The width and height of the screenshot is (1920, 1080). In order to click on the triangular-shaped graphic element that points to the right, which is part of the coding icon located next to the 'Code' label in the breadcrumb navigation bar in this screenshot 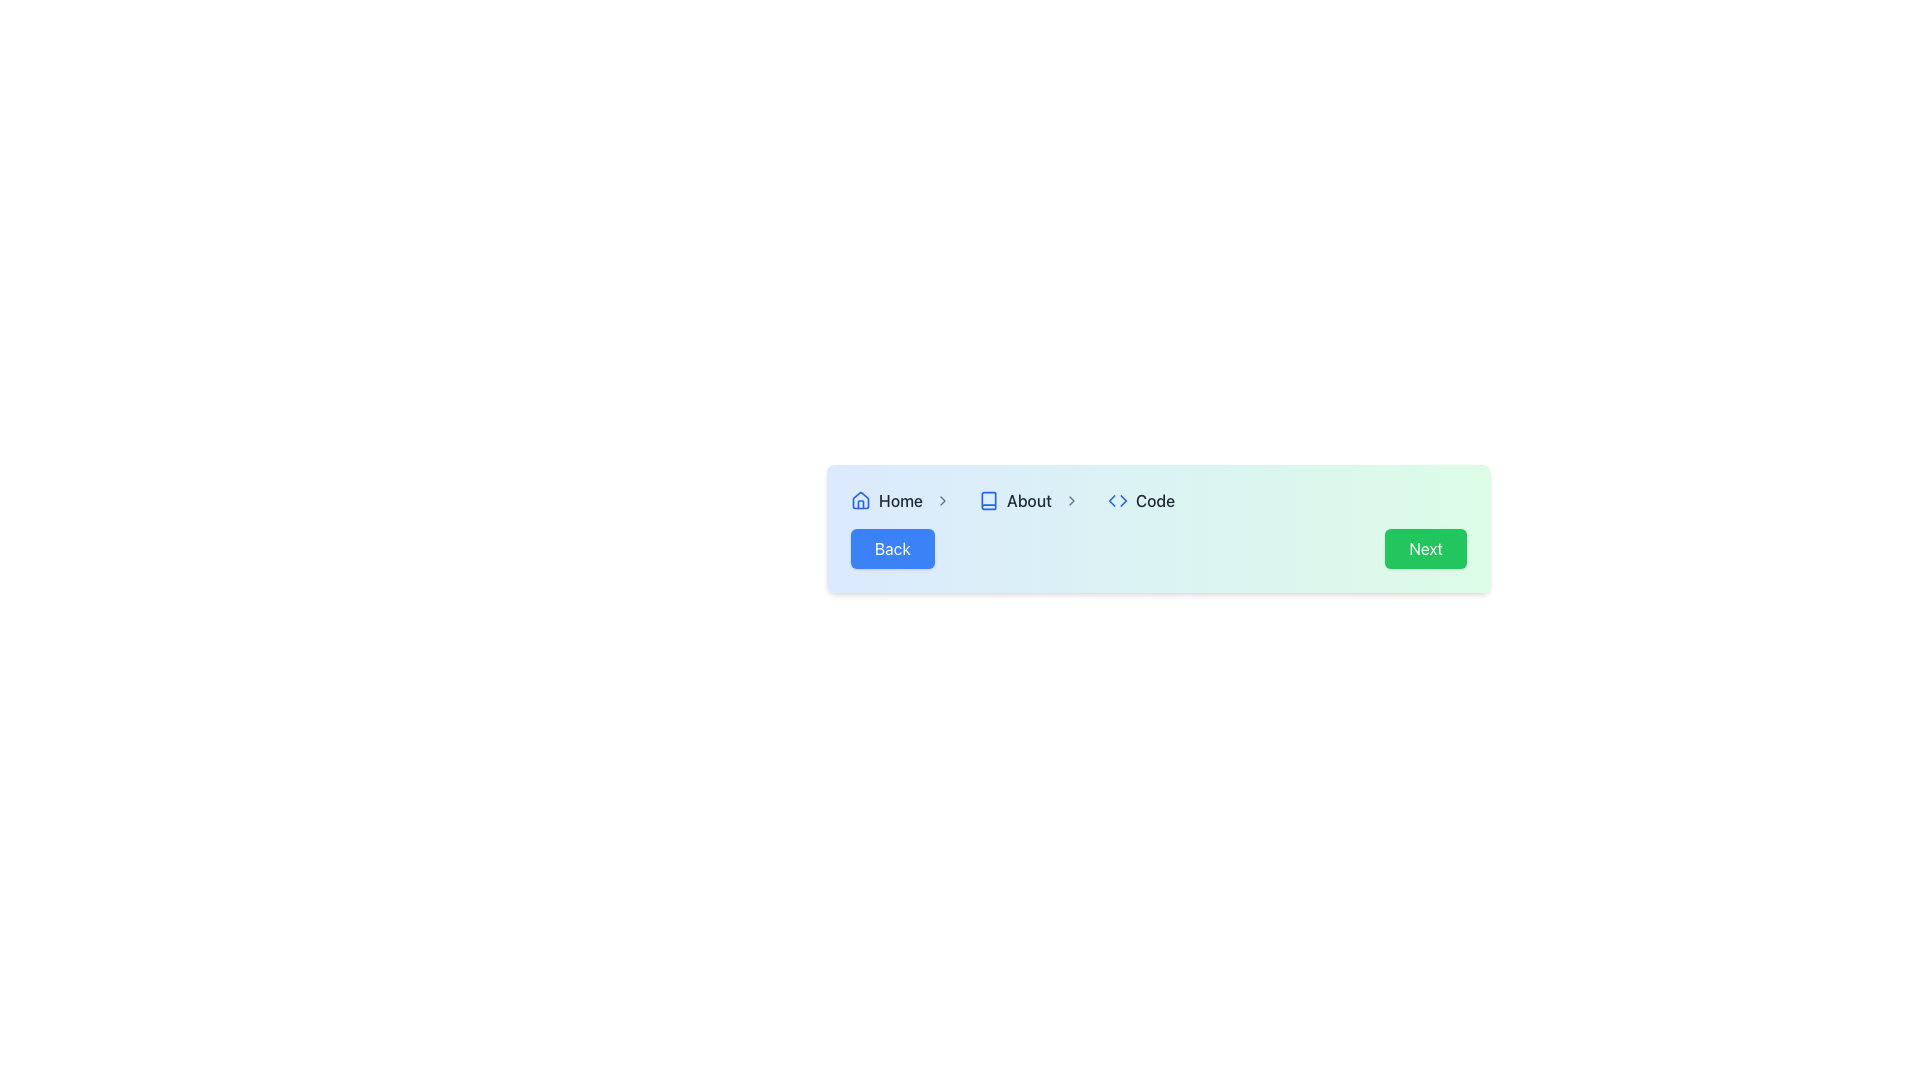, I will do `click(1123, 500)`.